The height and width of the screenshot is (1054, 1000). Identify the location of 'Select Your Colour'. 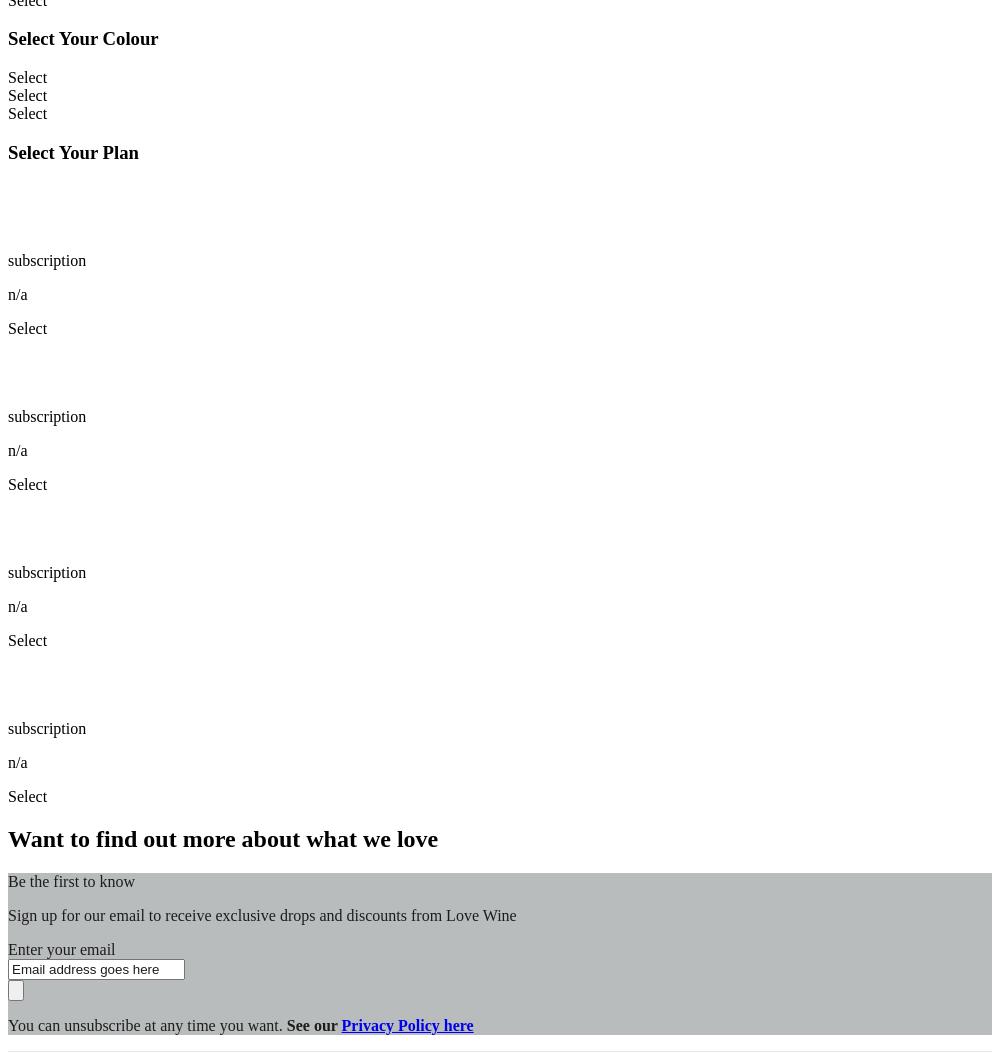
(82, 38).